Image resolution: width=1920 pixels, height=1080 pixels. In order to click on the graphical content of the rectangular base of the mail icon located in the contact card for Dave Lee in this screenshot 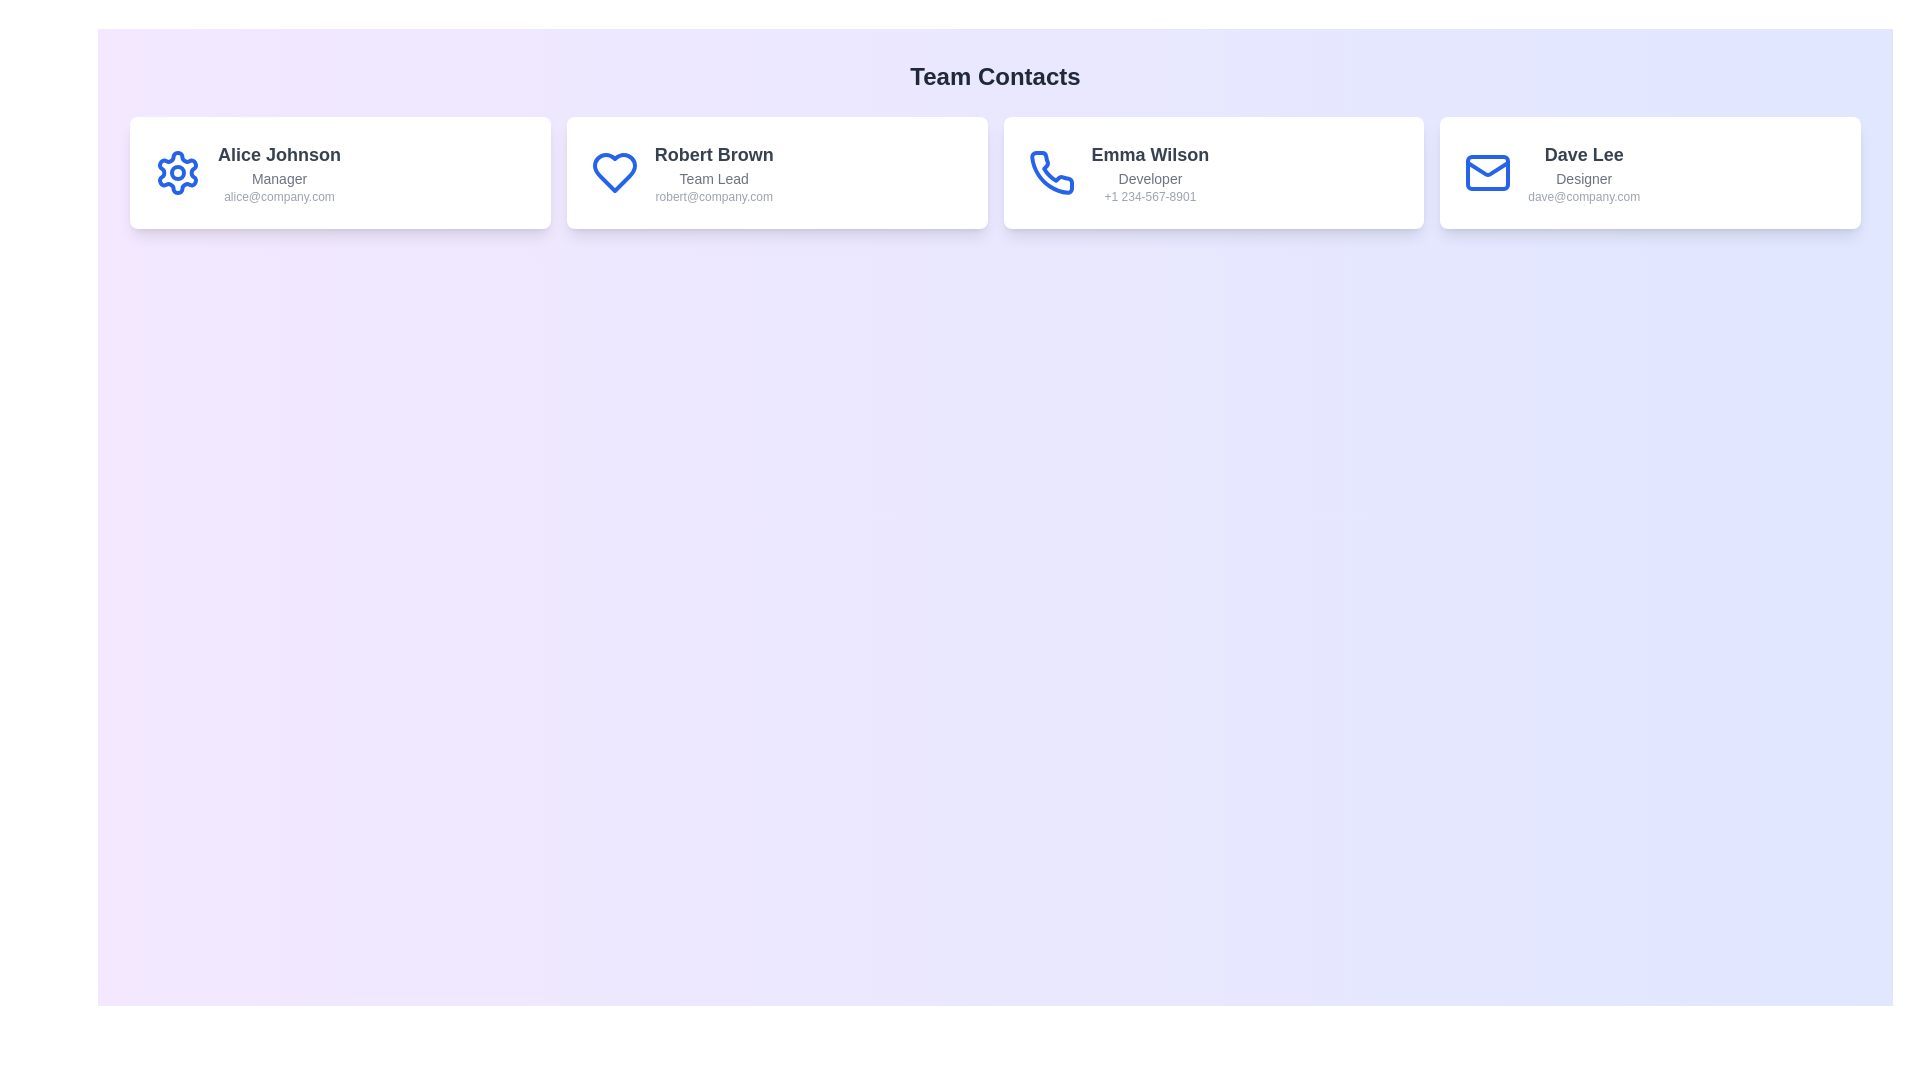, I will do `click(1488, 172)`.